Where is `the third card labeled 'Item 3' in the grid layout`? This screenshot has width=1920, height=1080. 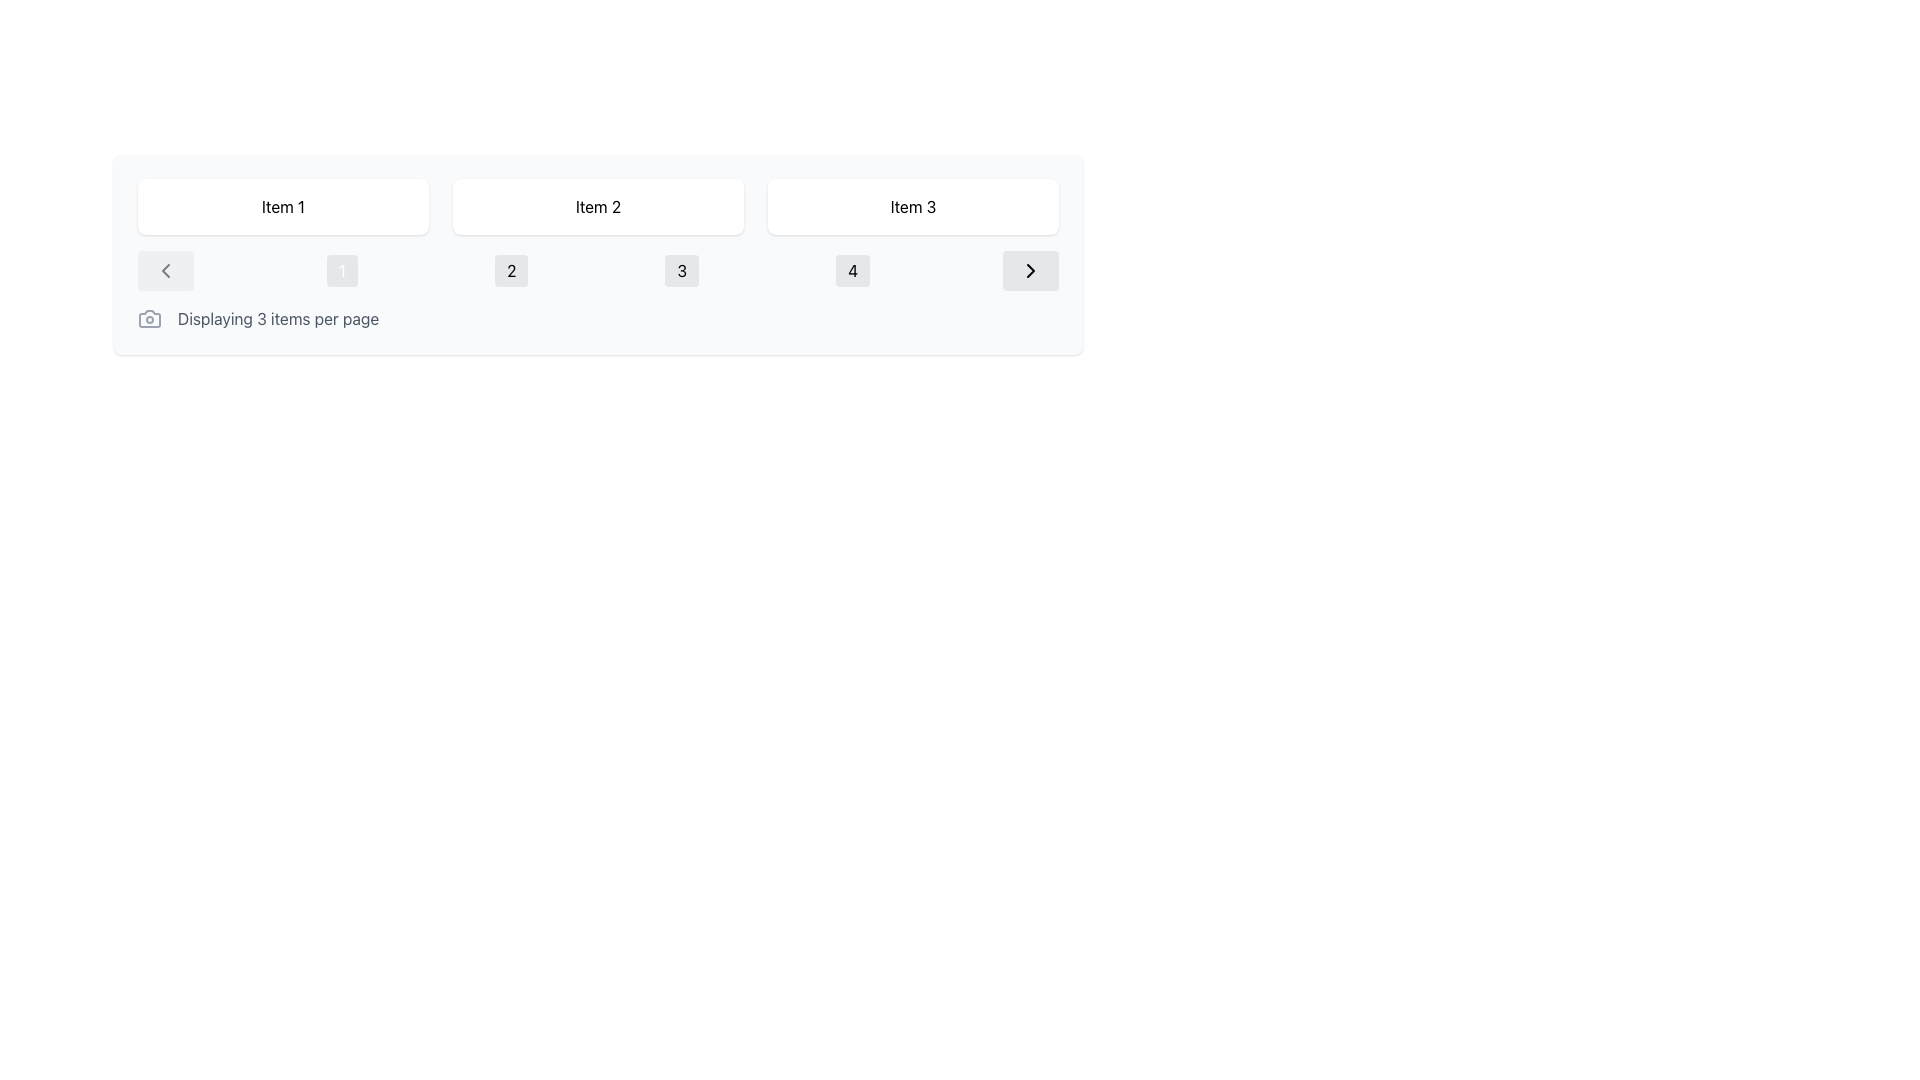 the third card labeled 'Item 3' in the grid layout is located at coordinates (912, 207).